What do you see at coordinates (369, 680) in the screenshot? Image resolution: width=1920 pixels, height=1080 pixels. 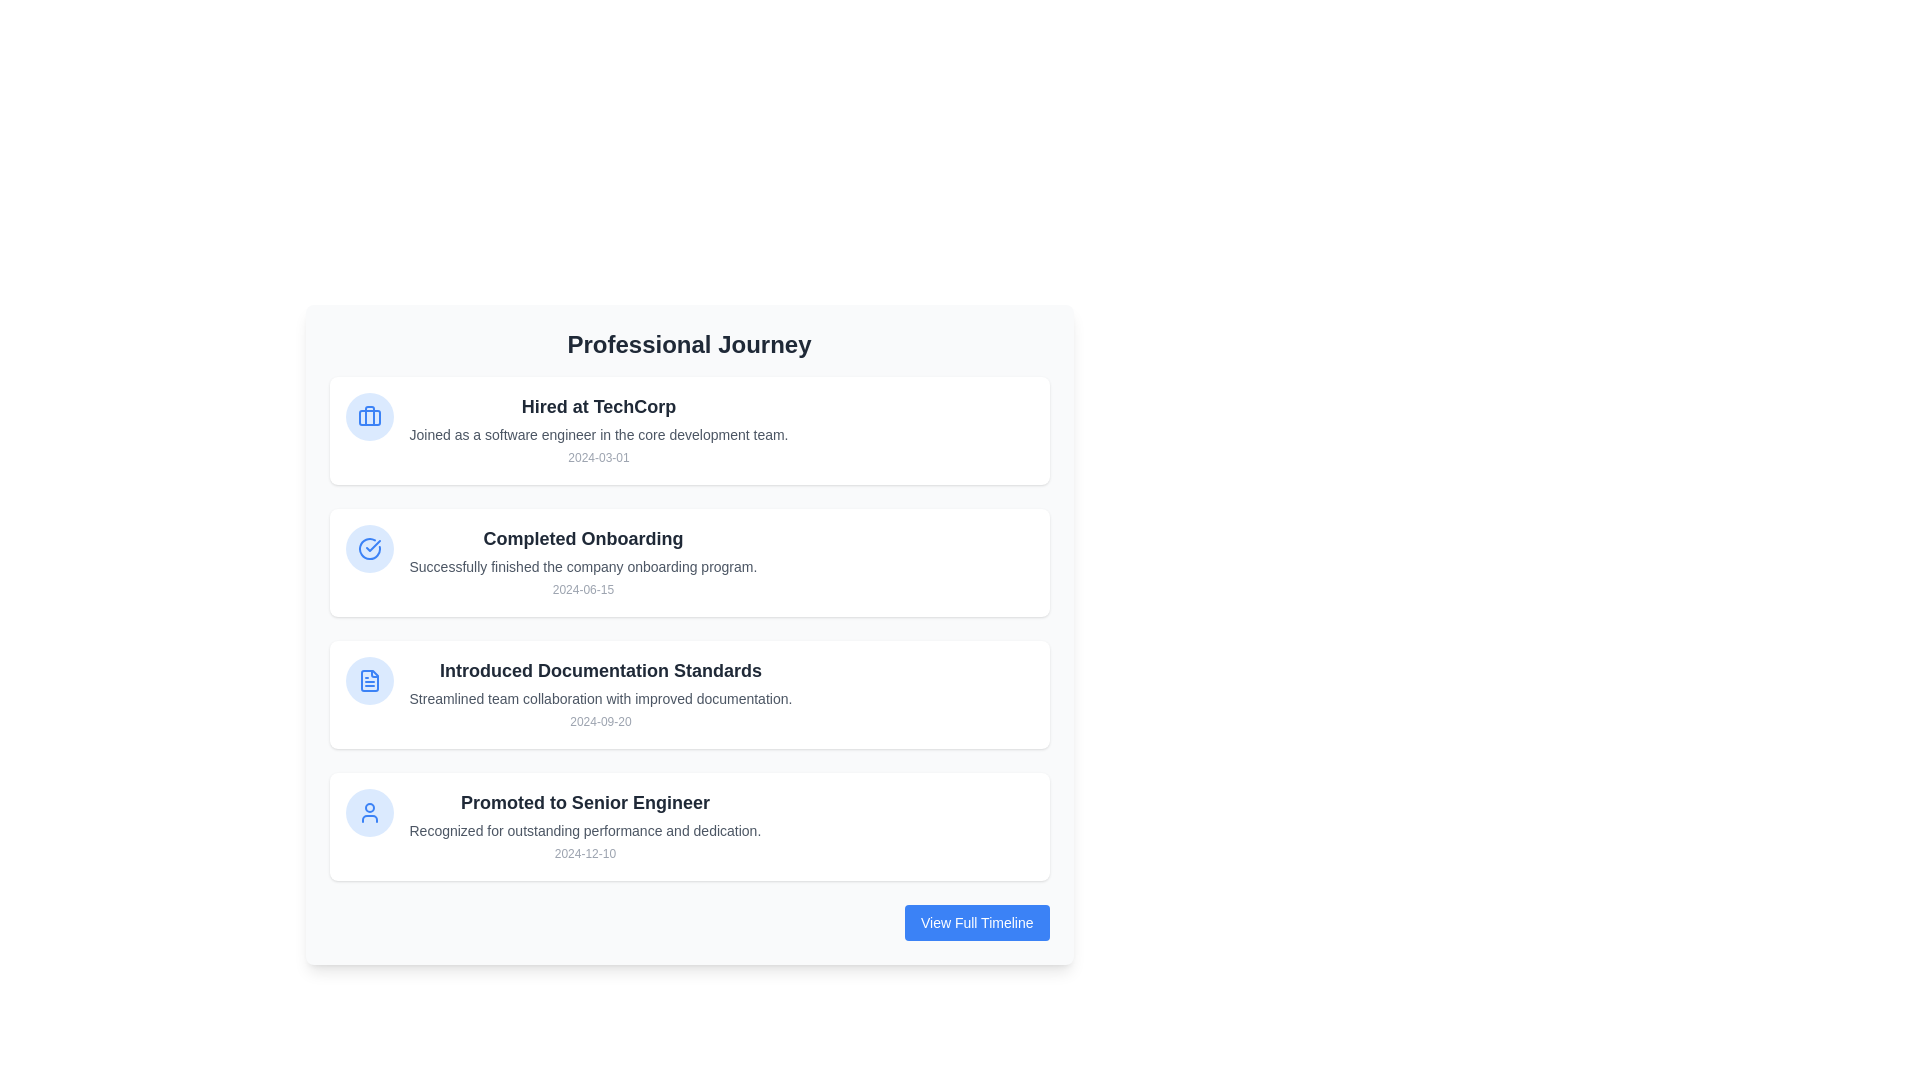 I see `the circular icon with a light blue background containing a blue document symbol, located at the top-left corner of the 'Introduced Documentation Standards' box` at bounding box center [369, 680].